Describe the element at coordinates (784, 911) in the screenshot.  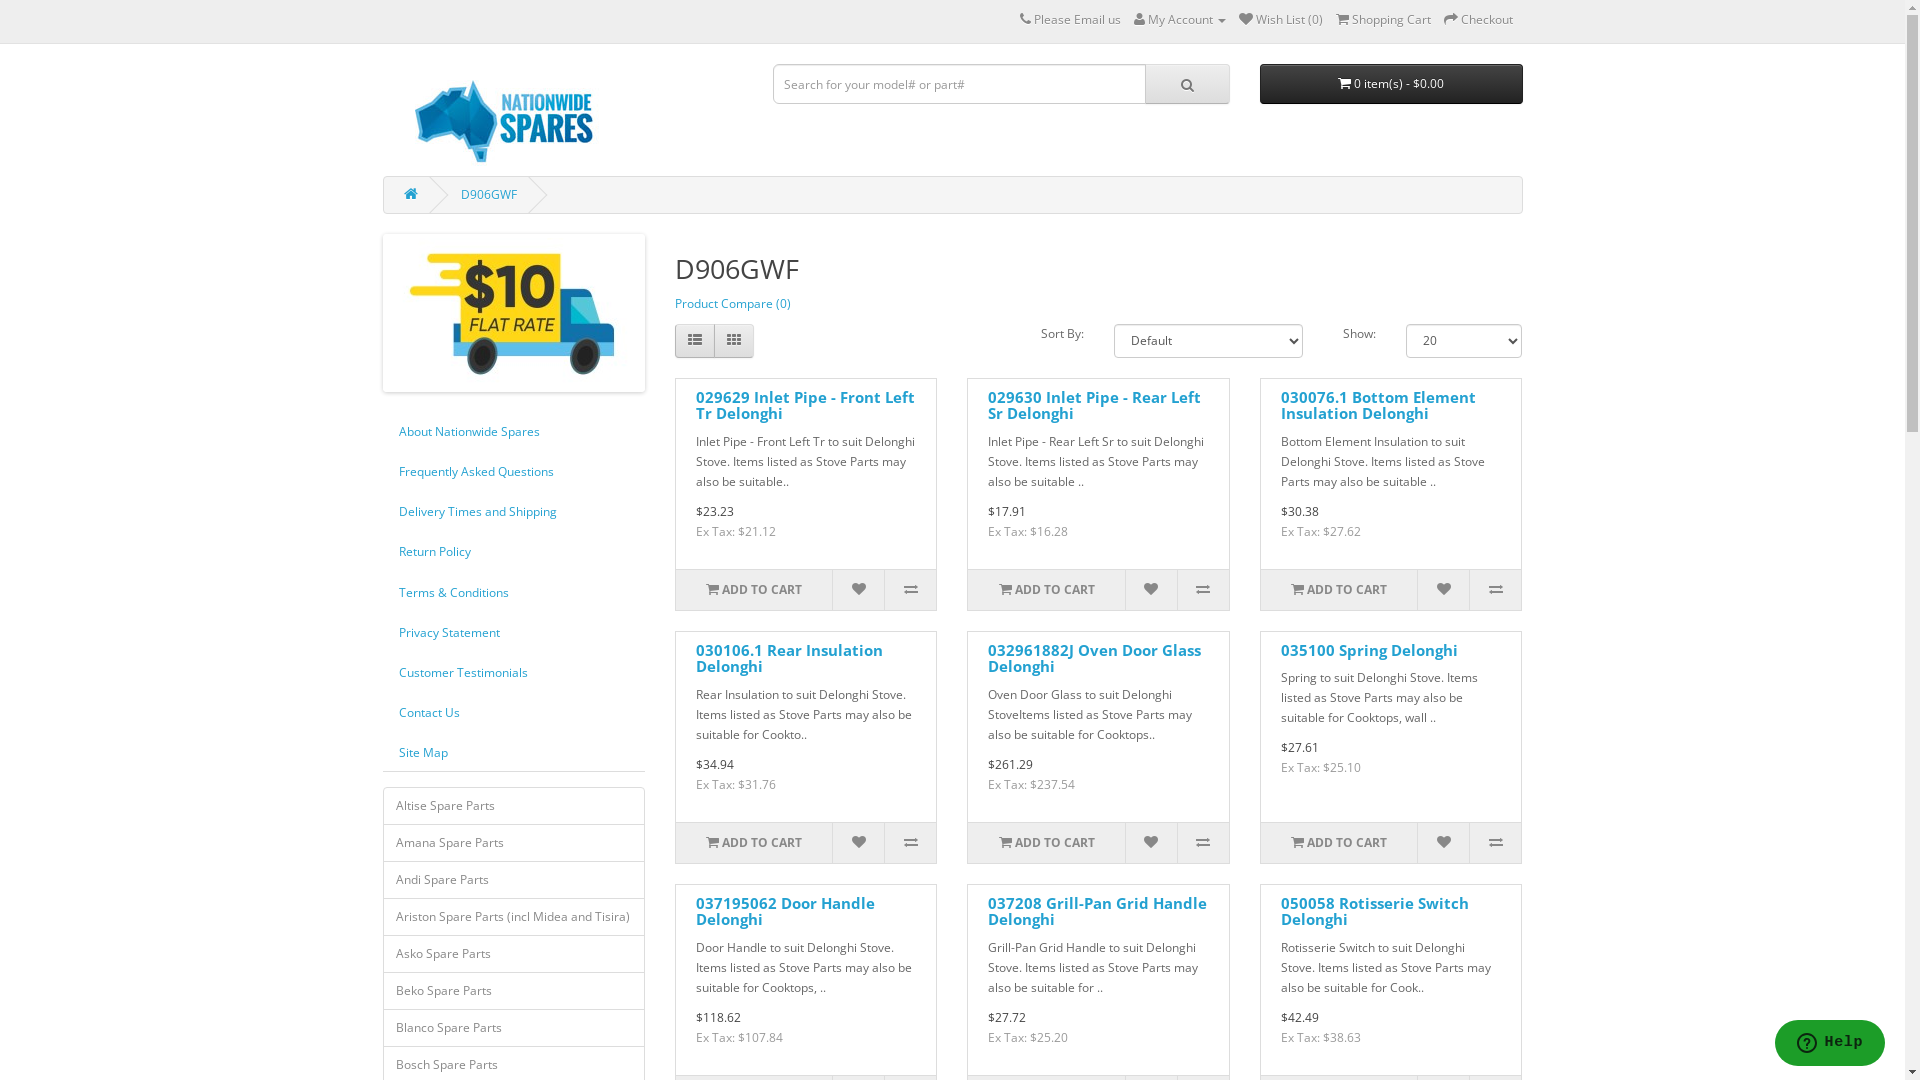
I see `'037195062 Door Handle Delonghi'` at that location.